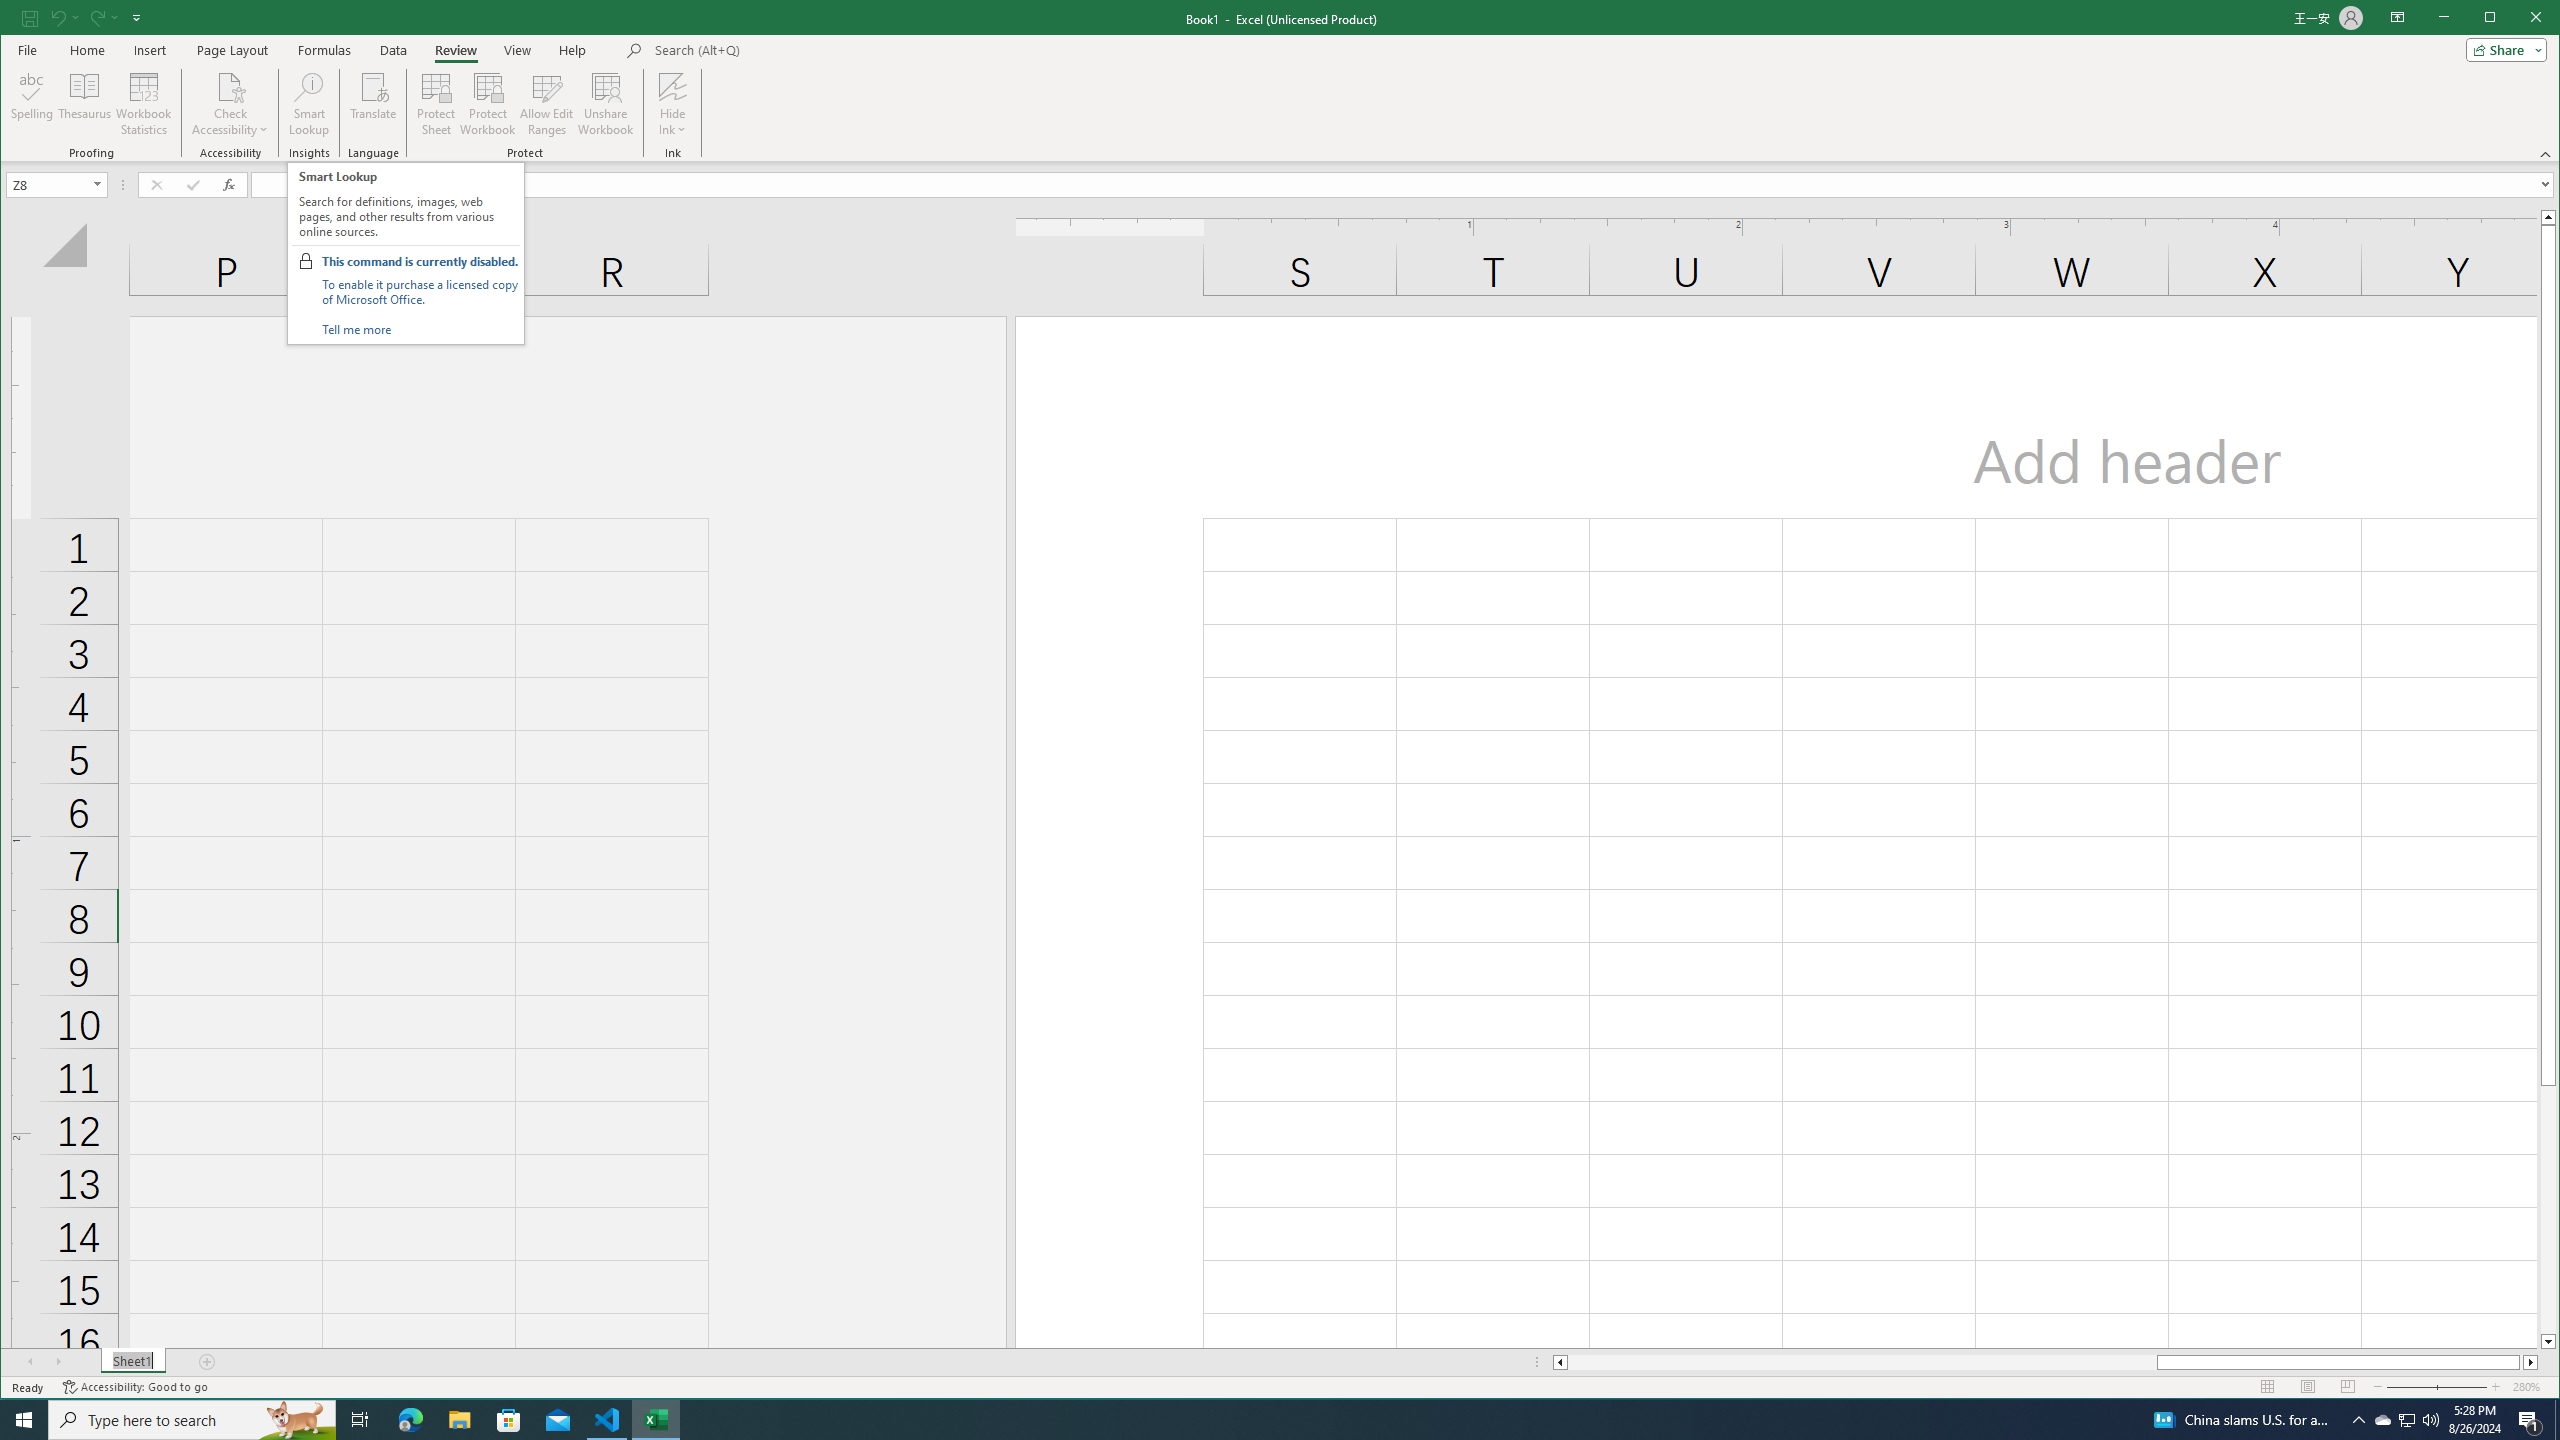  I want to click on 'Sheet1', so click(133, 1362).